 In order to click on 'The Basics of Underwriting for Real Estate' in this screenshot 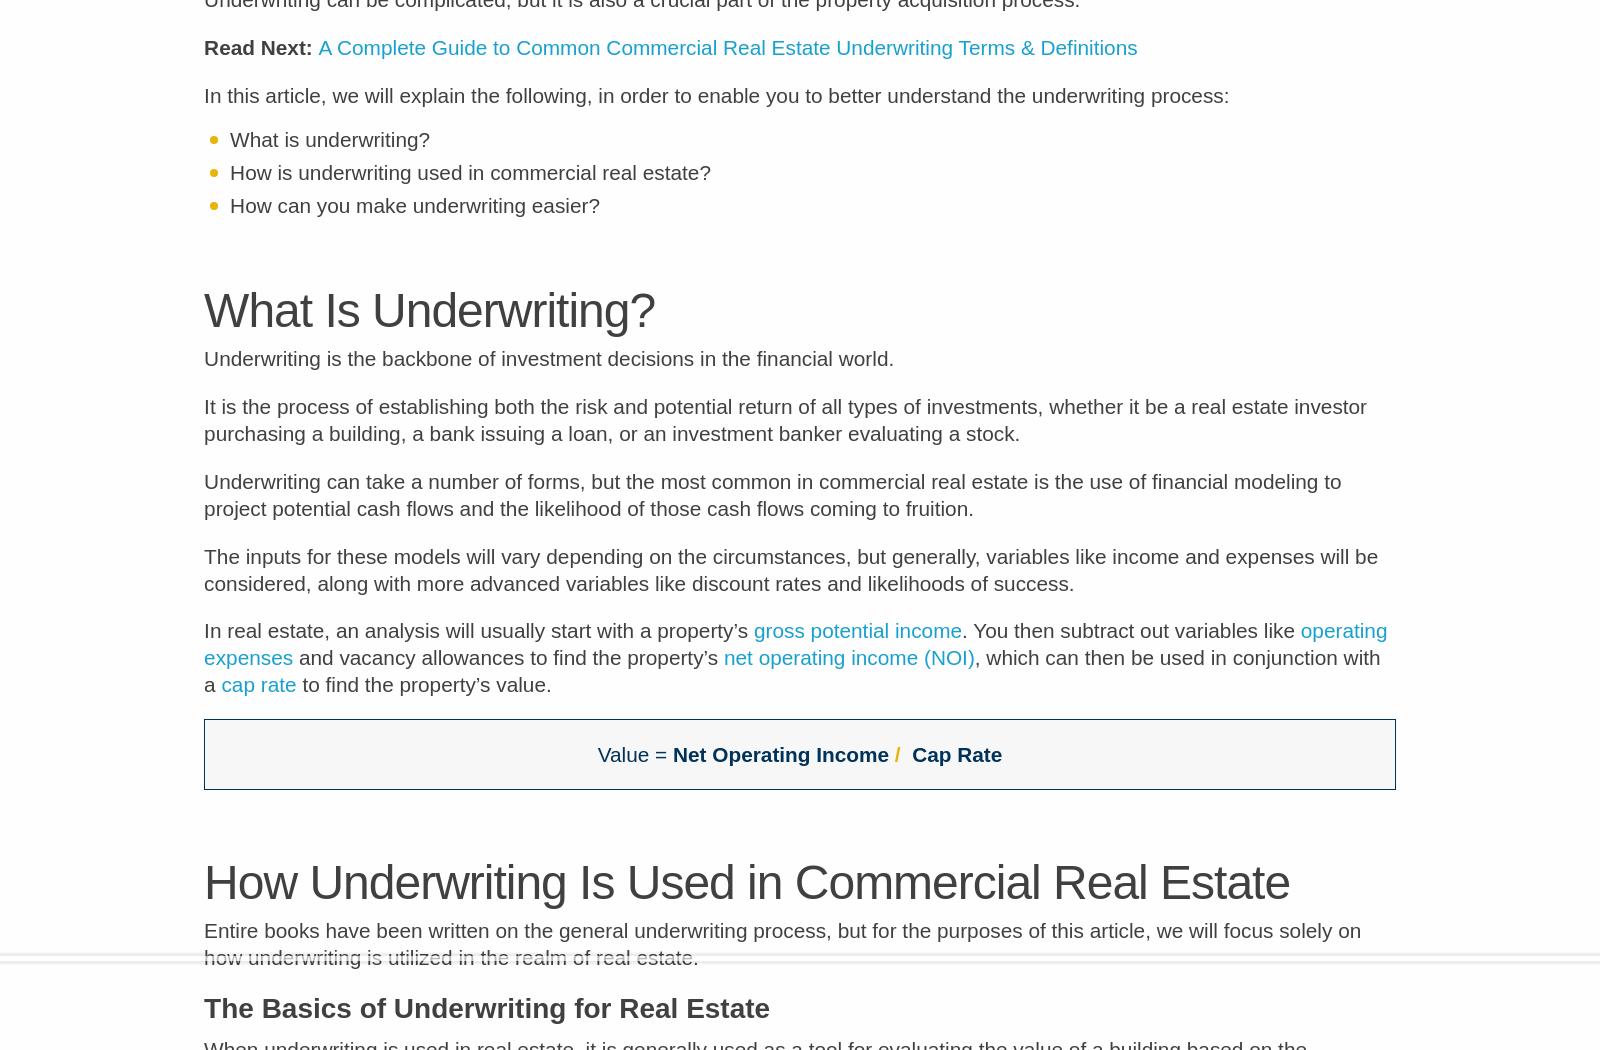, I will do `click(486, 1021)`.